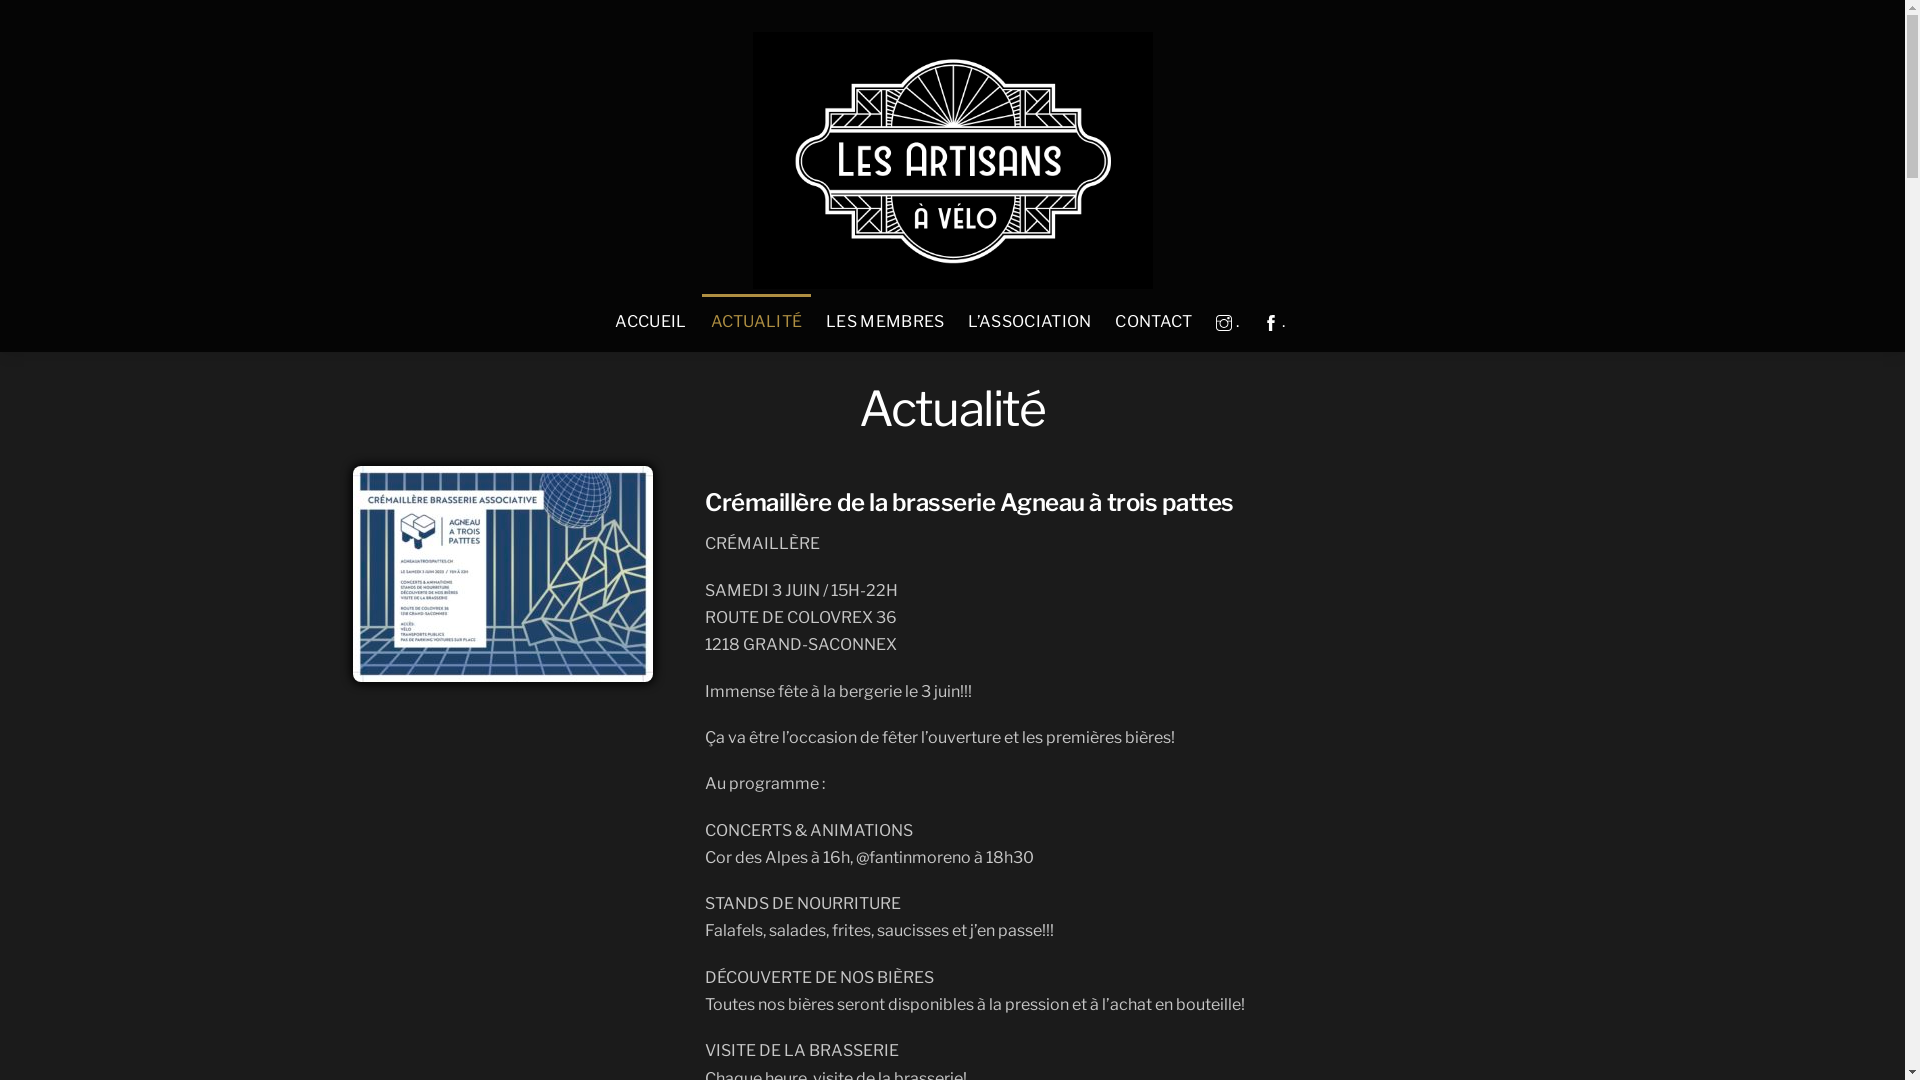  I want to click on '.', so click(1207, 322).